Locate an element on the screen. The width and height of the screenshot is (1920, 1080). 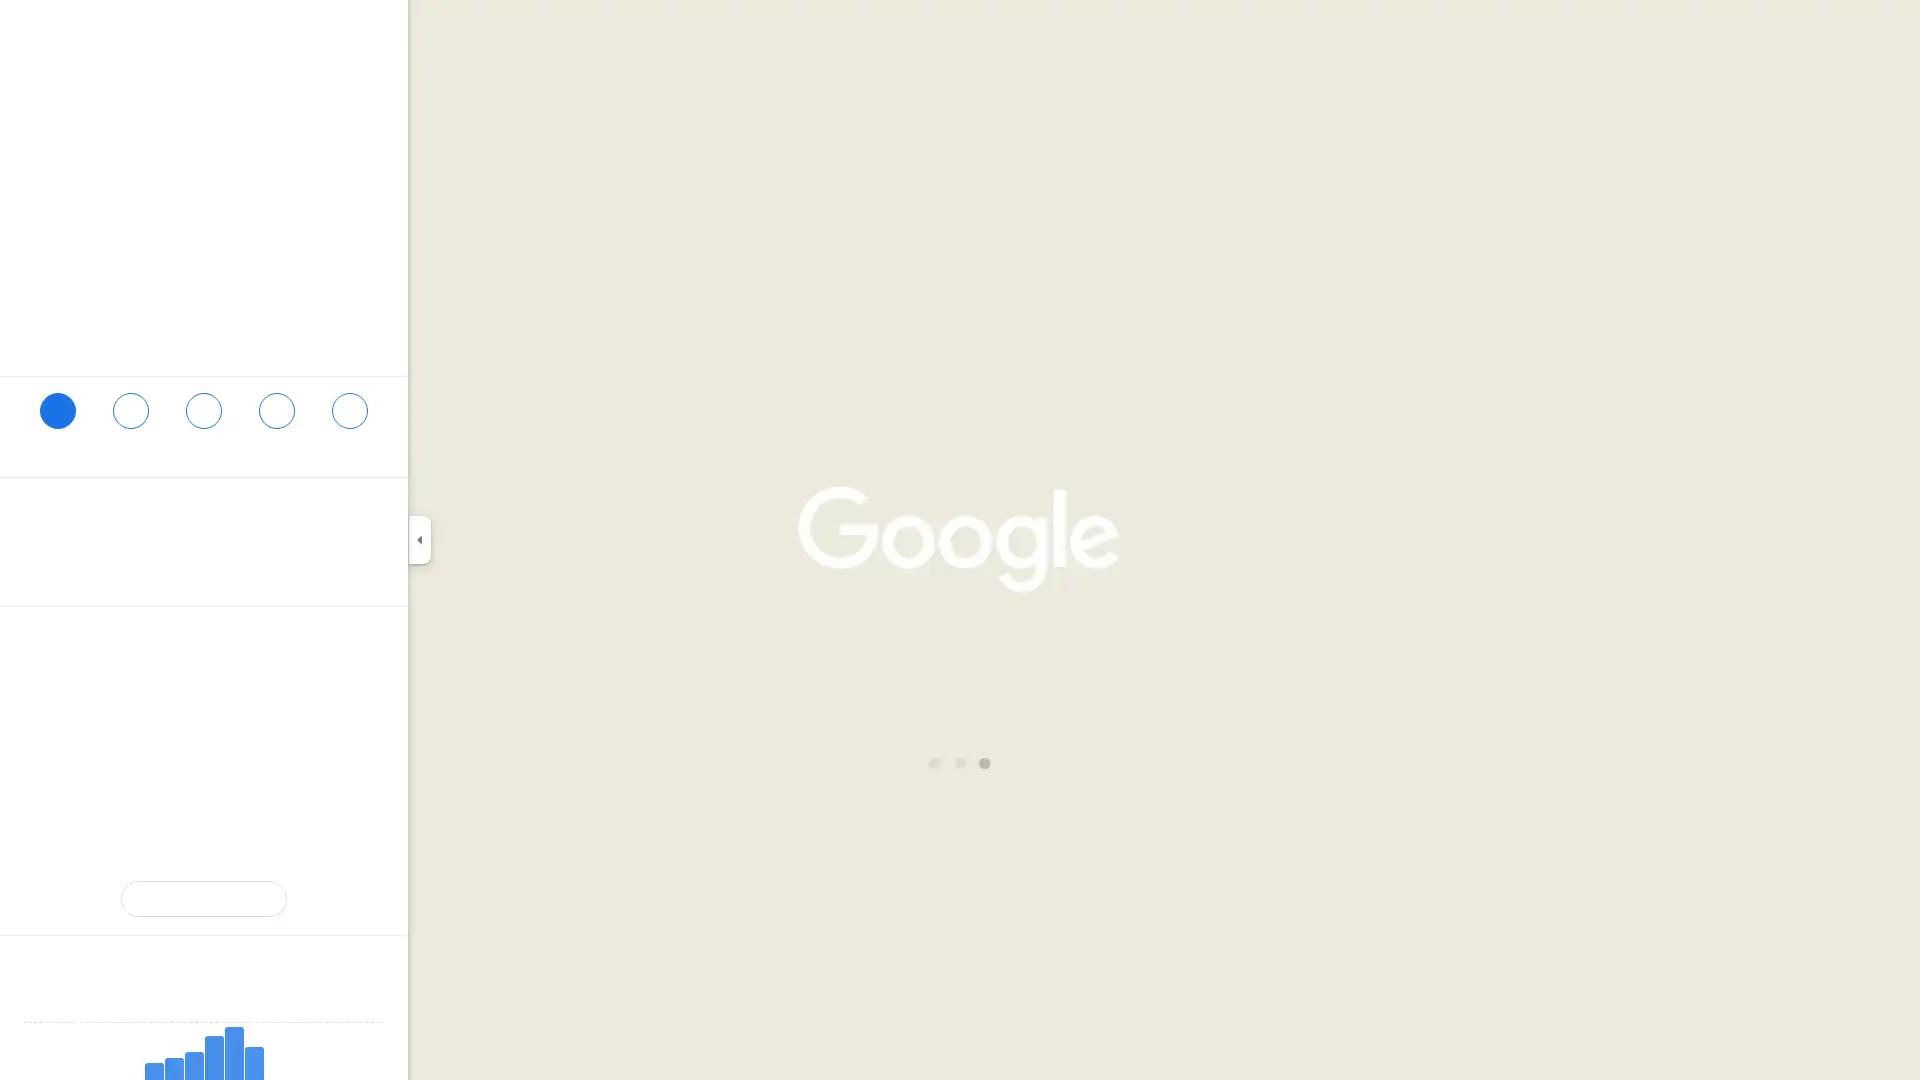
109 photos is located at coordinates (76, 207).